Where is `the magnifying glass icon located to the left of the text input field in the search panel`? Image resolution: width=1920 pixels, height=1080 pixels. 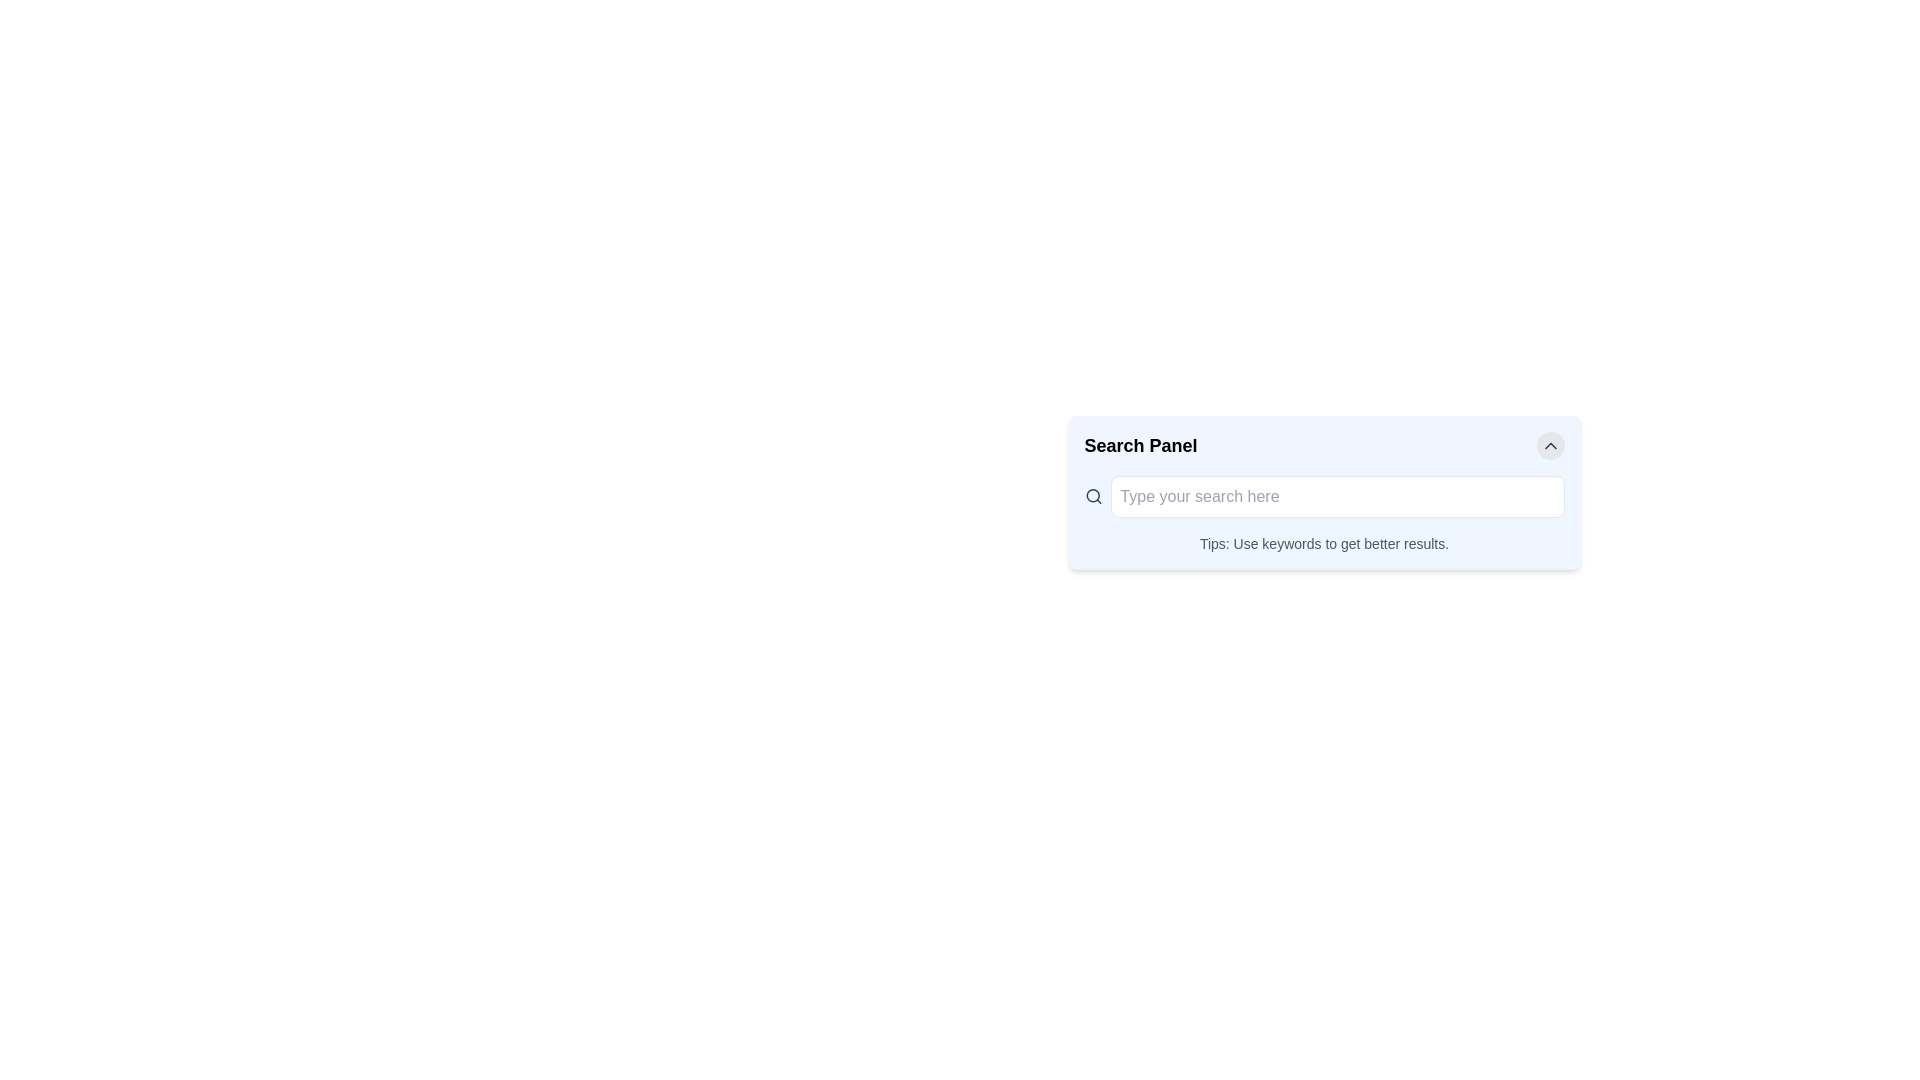 the magnifying glass icon located to the left of the text input field in the search panel is located at coordinates (1093, 496).